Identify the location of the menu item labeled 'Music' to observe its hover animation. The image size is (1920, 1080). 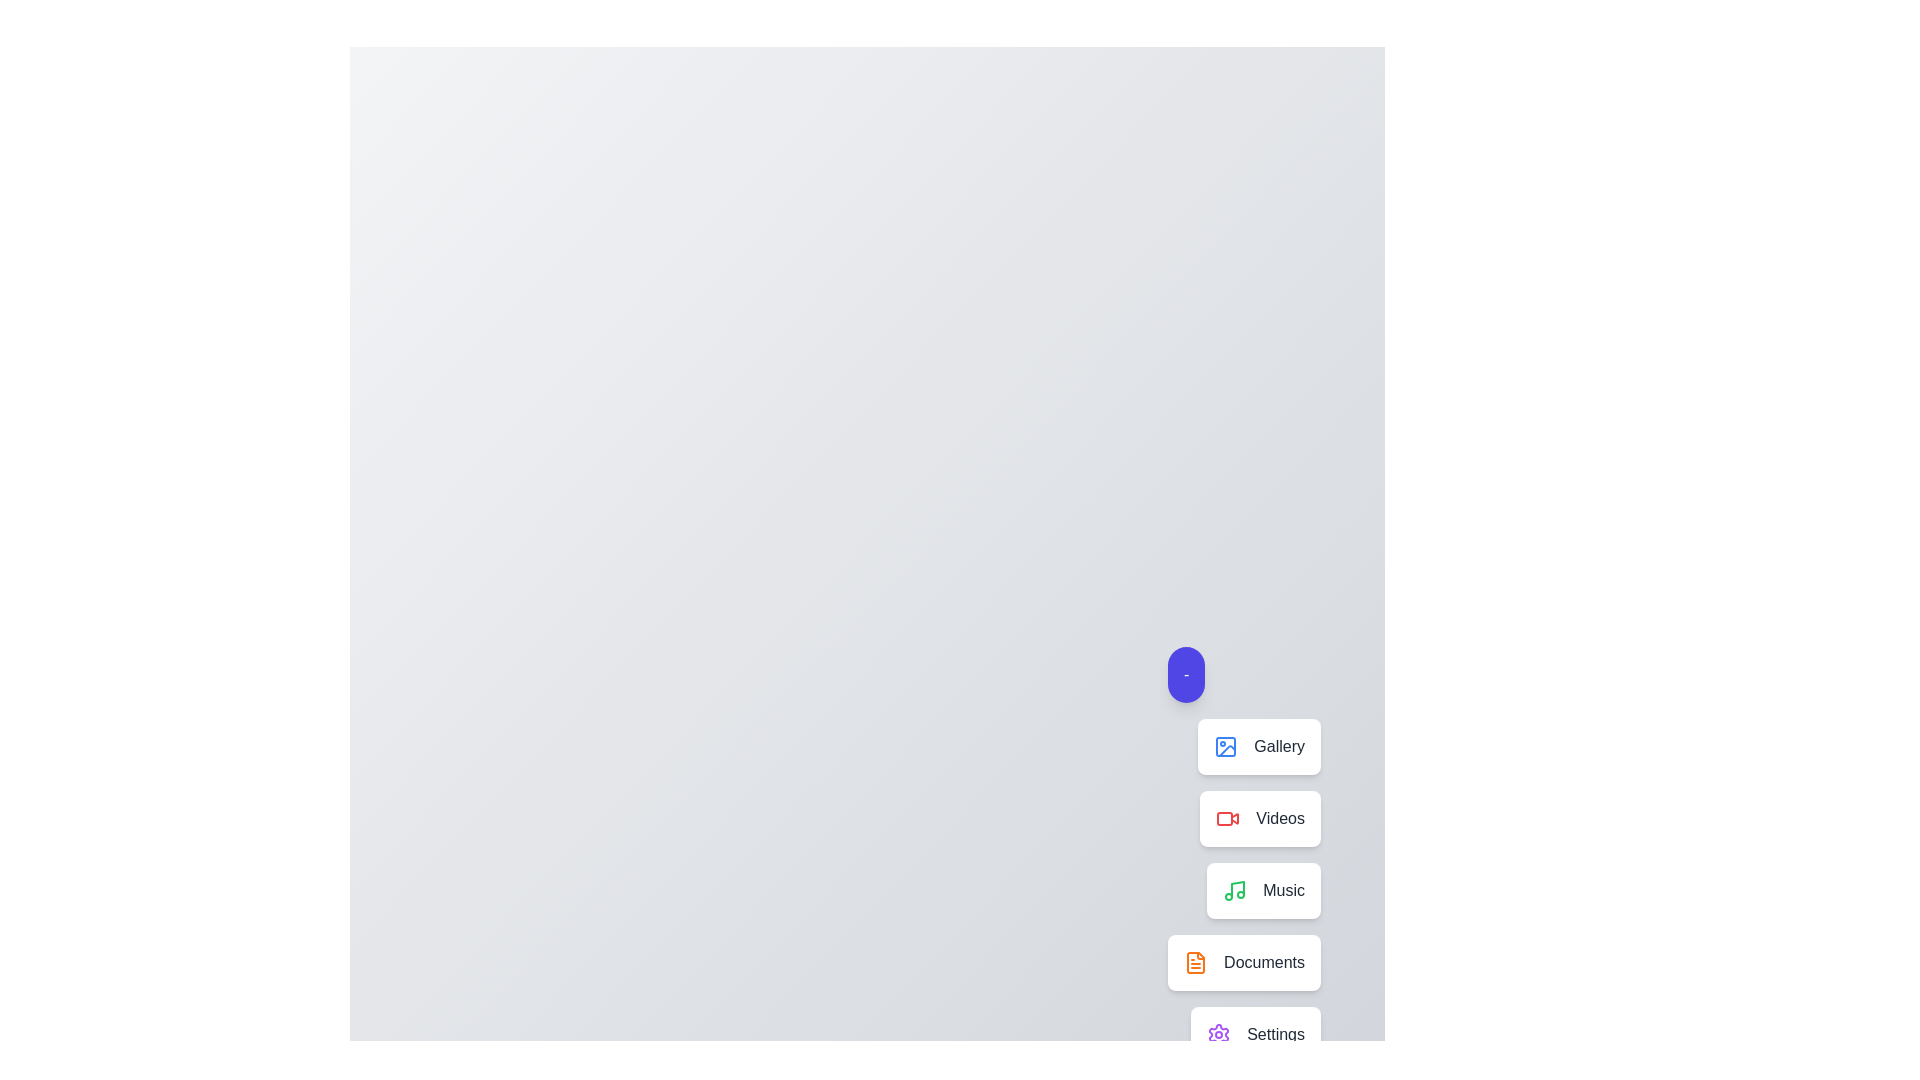
(1263, 890).